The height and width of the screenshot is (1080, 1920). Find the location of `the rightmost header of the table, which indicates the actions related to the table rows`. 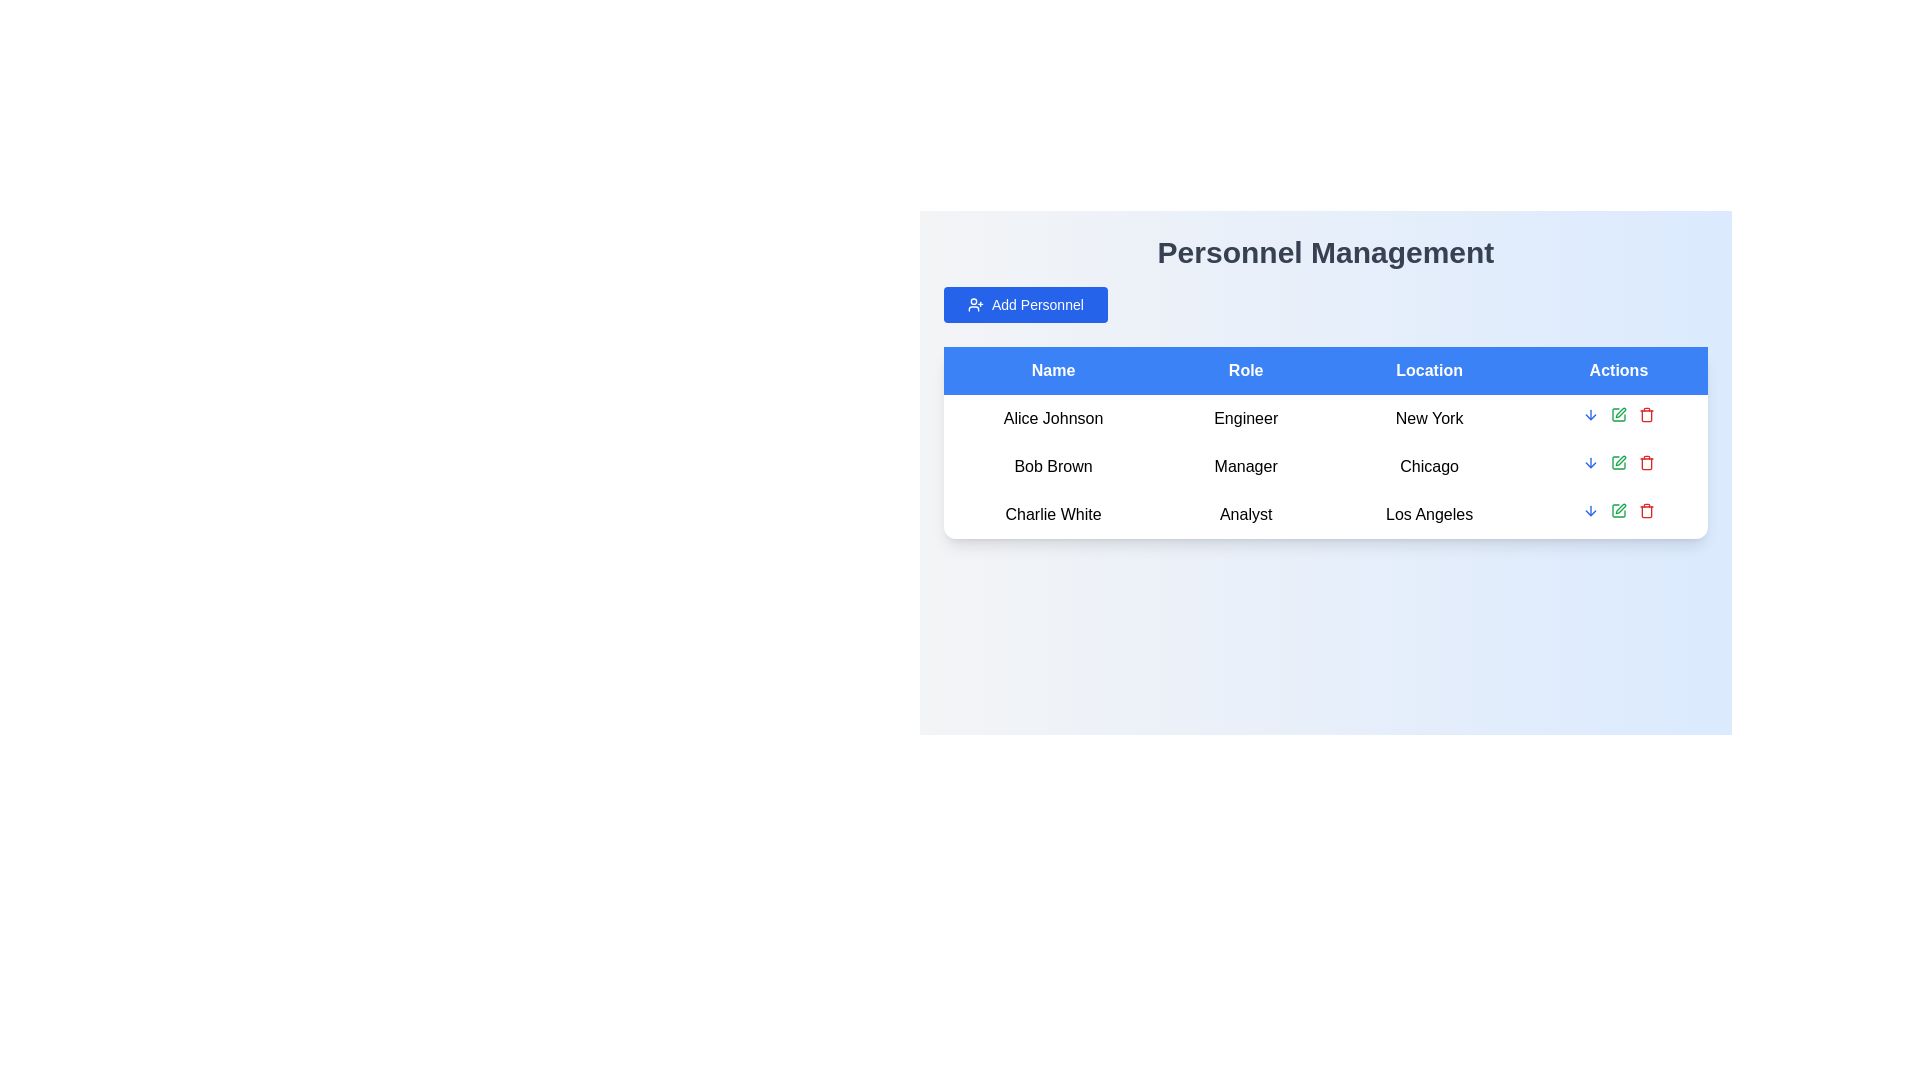

the rightmost header of the table, which indicates the actions related to the table rows is located at coordinates (1618, 370).